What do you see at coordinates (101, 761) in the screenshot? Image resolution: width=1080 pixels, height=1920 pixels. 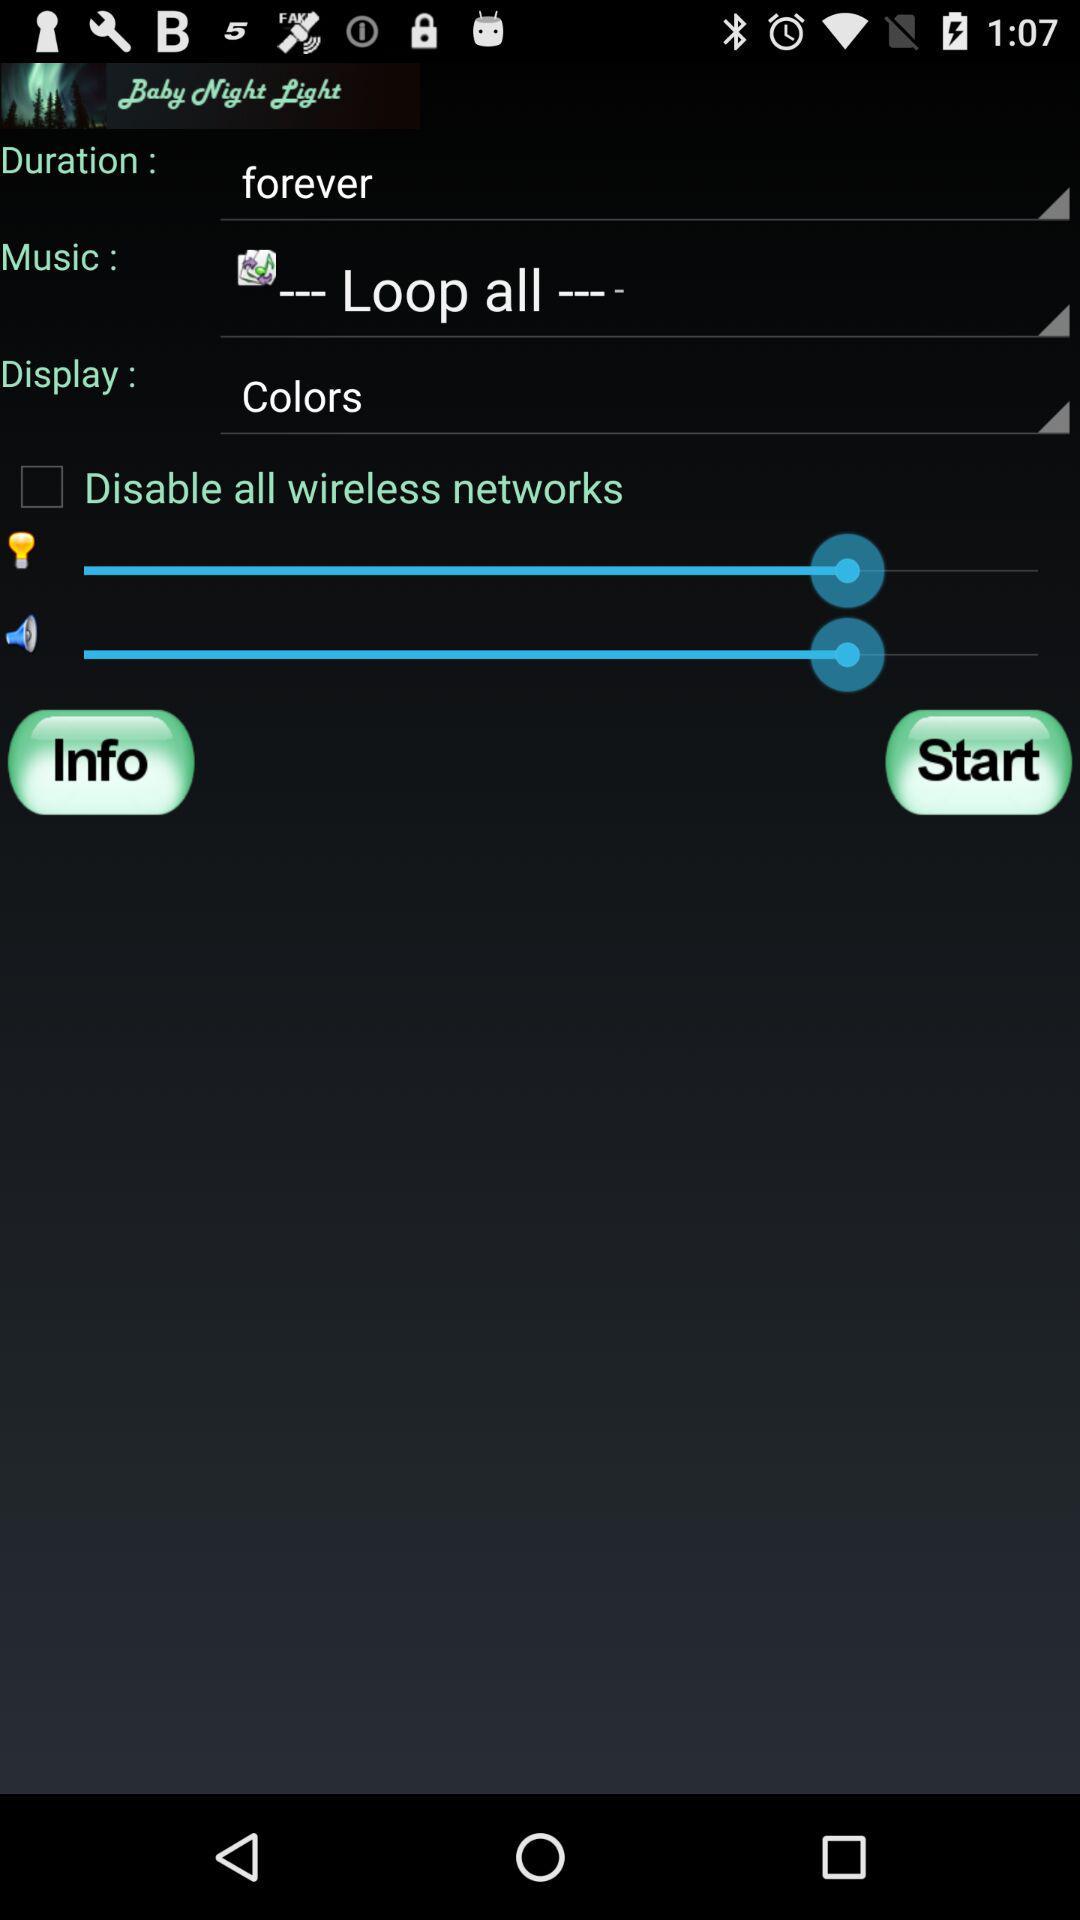 I see `show information` at bounding box center [101, 761].